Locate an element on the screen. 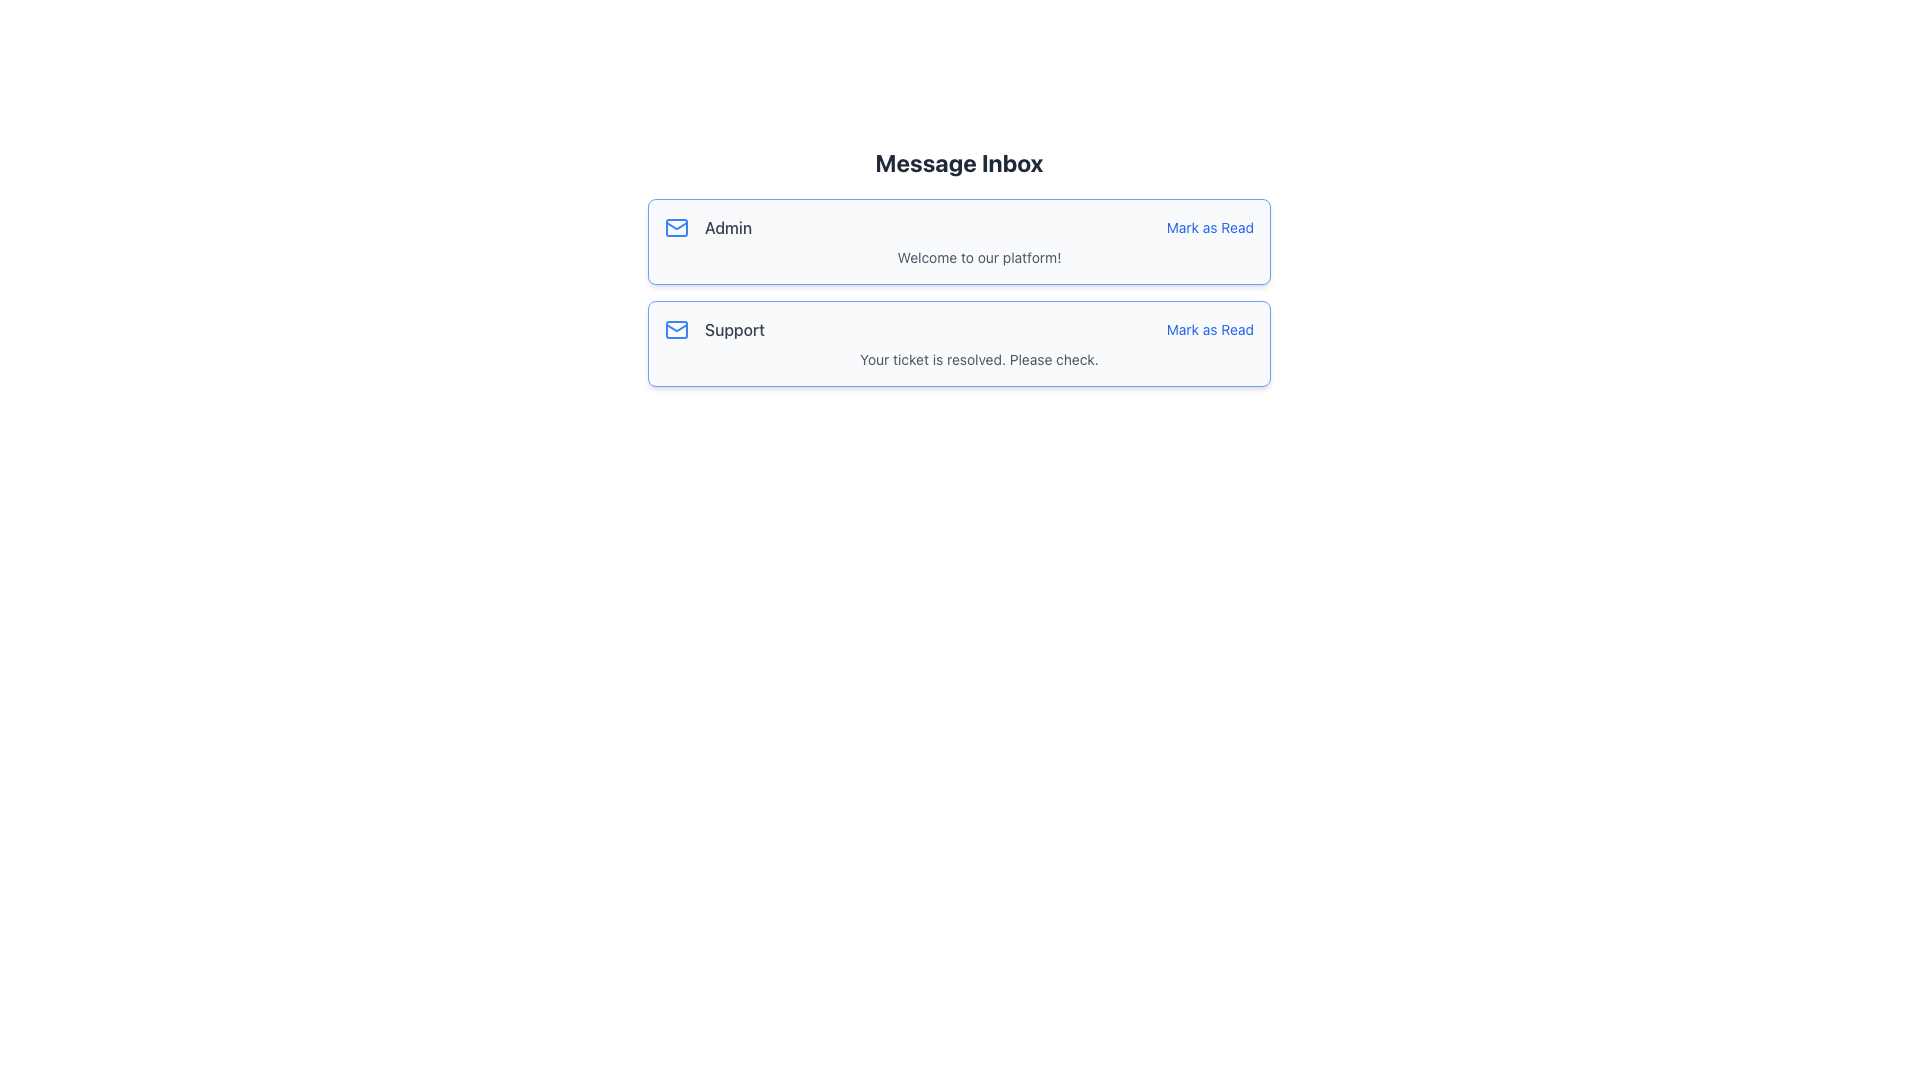 This screenshot has height=1080, width=1920. the Text Label that conveys information about the ticket status in the 'Support' section, located beneath the 'Mark as Read' button is located at coordinates (979, 358).